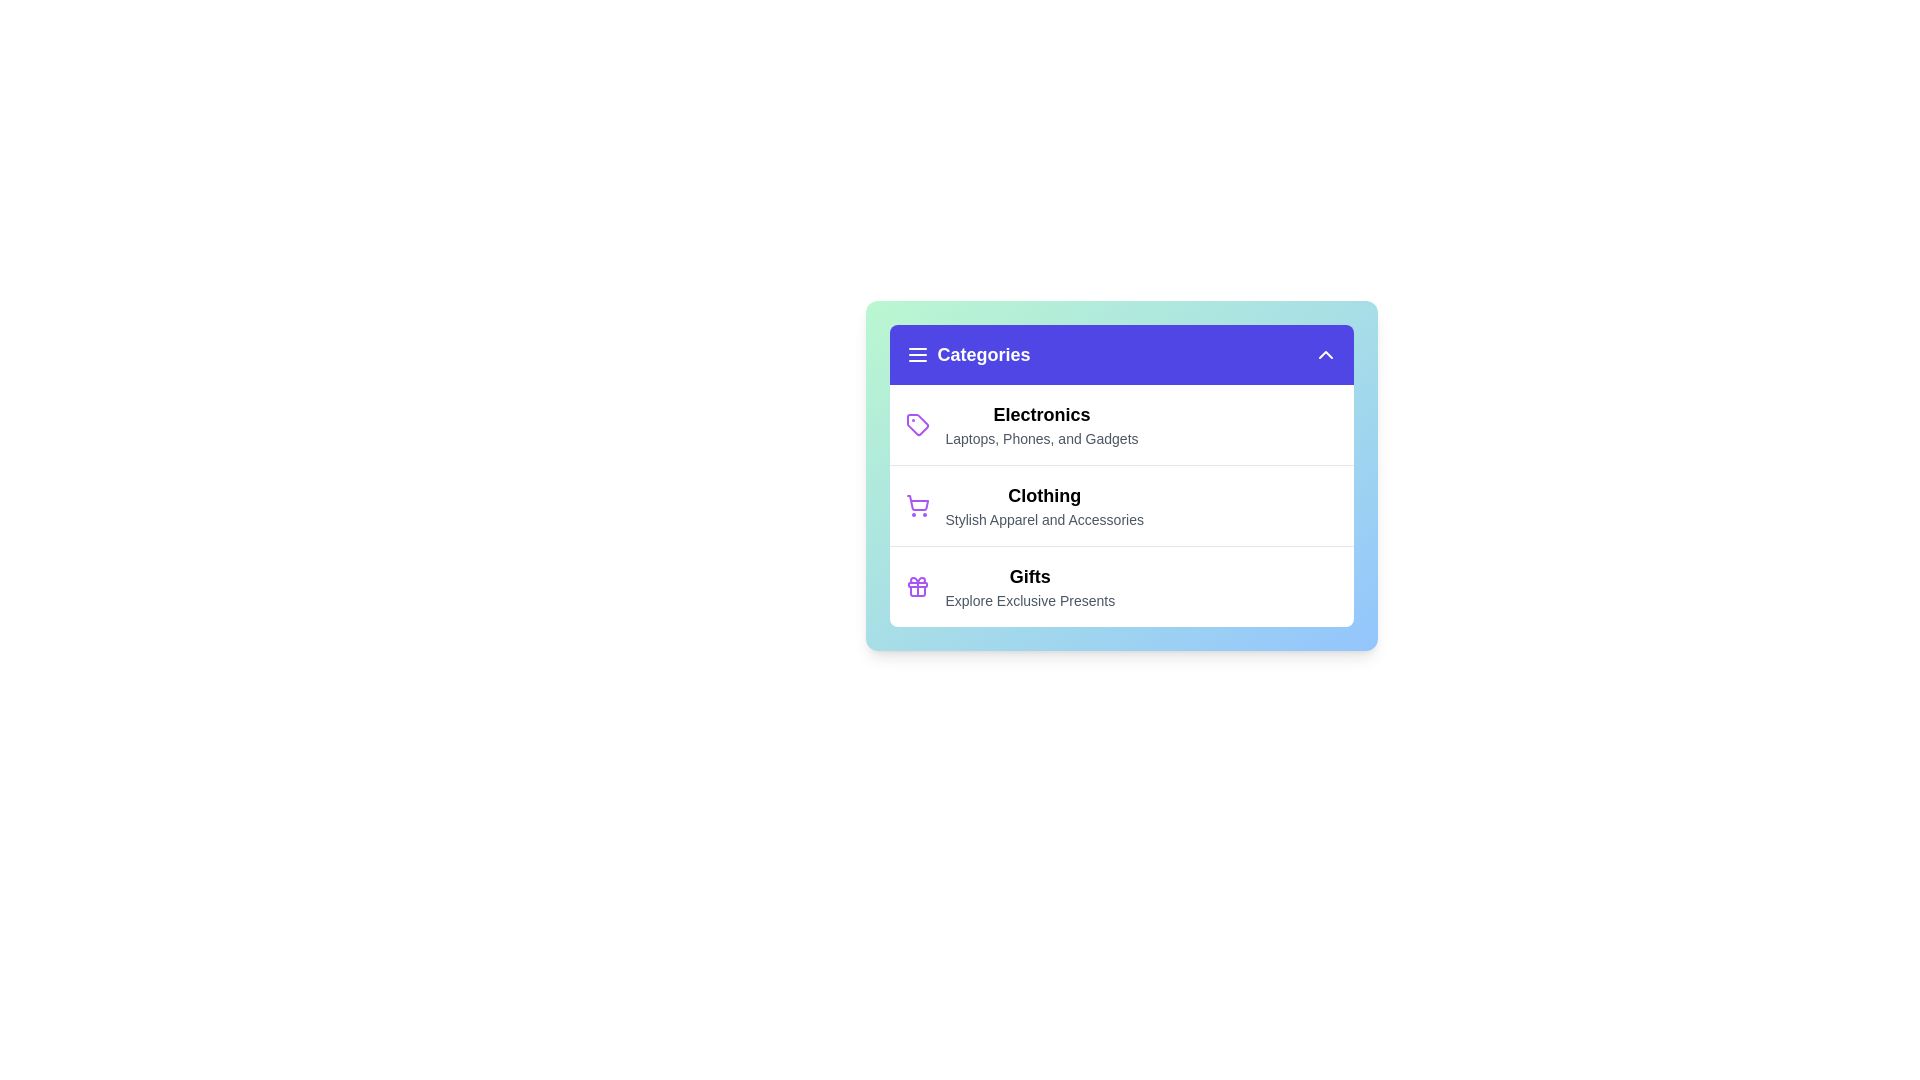  I want to click on the 'Clothing' category entry to select it, so click(1043, 495).